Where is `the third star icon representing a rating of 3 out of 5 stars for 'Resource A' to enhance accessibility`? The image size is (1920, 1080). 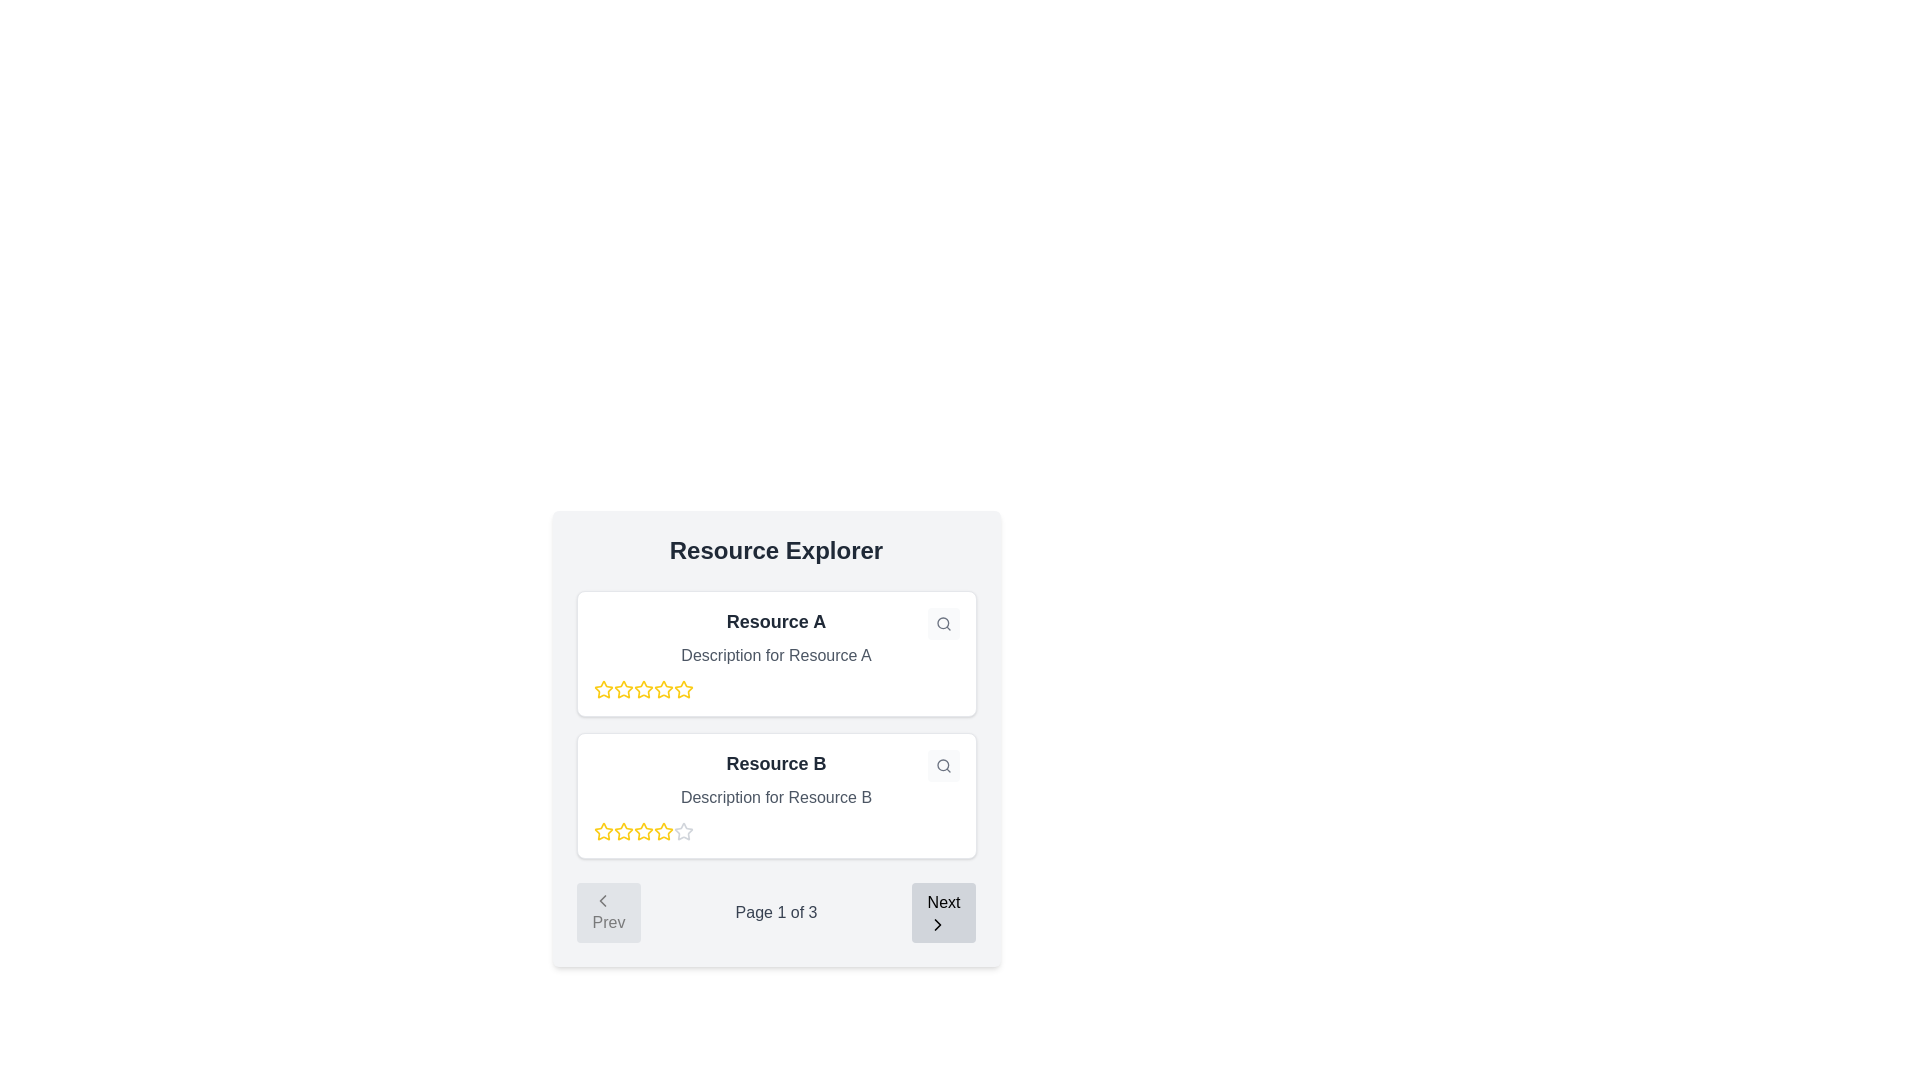
the third star icon representing a rating of 3 out of 5 stars for 'Resource A' to enhance accessibility is located at coordinates (622, 689).